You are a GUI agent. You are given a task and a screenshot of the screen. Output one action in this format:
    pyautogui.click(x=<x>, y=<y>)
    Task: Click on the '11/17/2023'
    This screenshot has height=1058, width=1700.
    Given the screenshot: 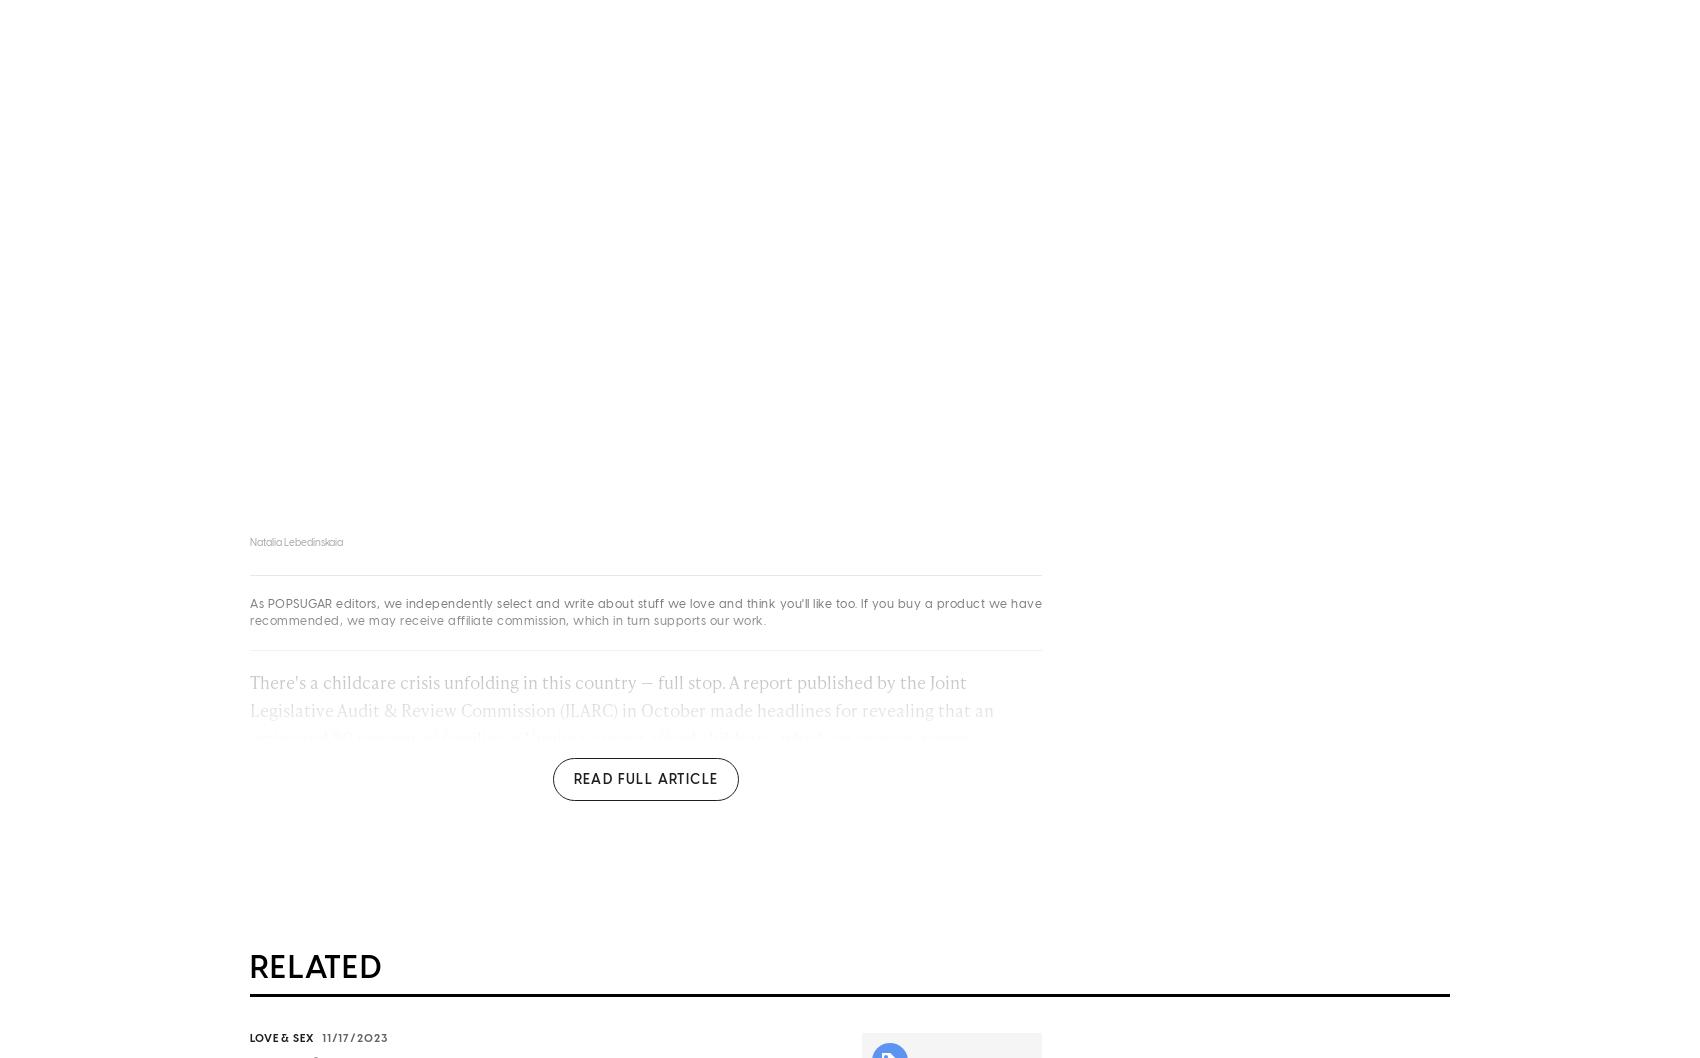 What is the action you would take?
    pyautogui.click(x=319, y=1042)
    